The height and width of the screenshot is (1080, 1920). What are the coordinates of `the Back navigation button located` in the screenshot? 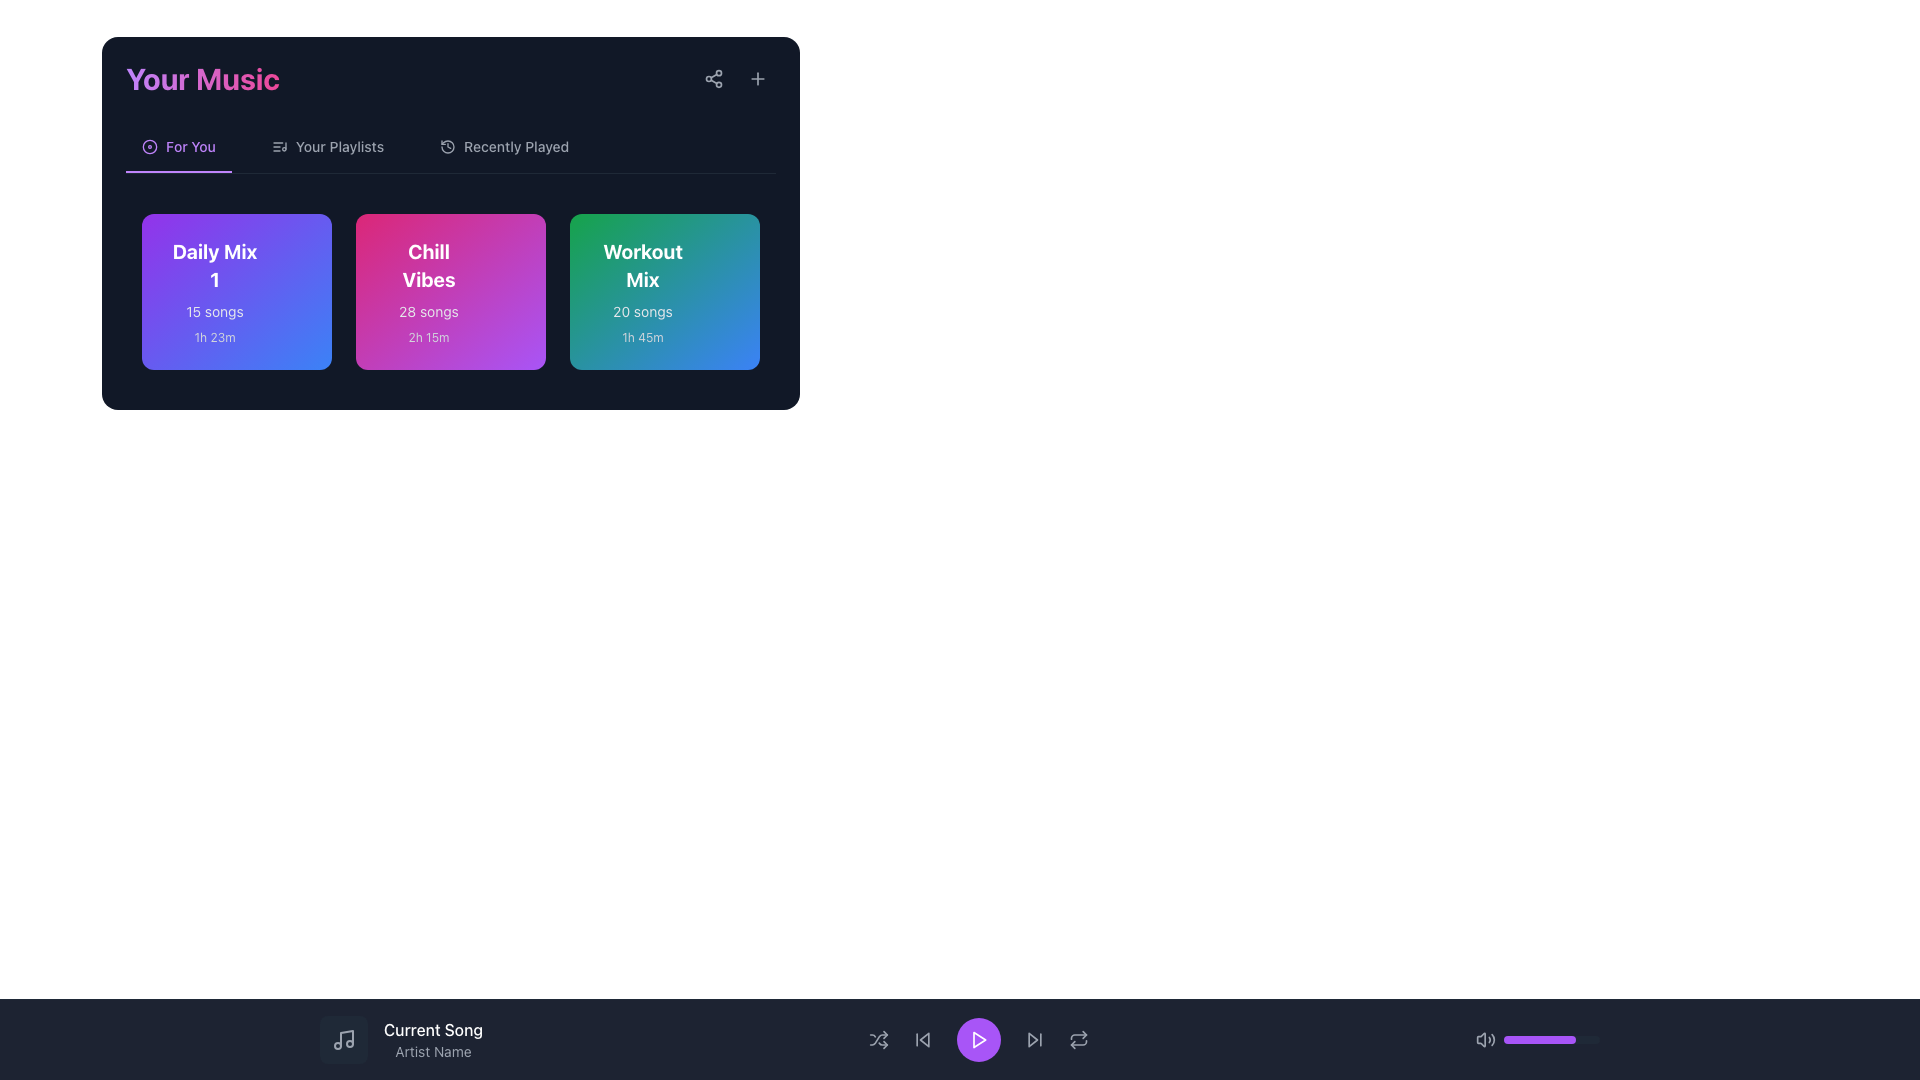 It's located at (924, 1039).